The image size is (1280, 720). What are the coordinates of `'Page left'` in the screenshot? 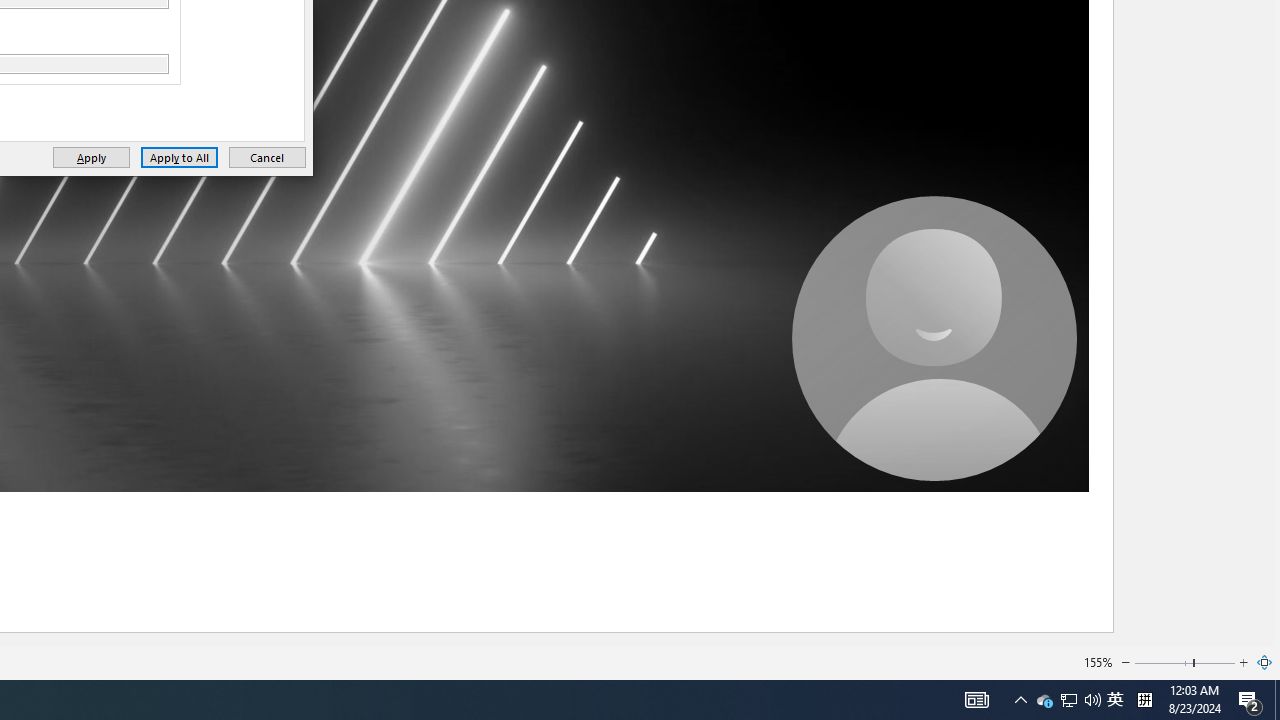 It's located at (1163, 663).